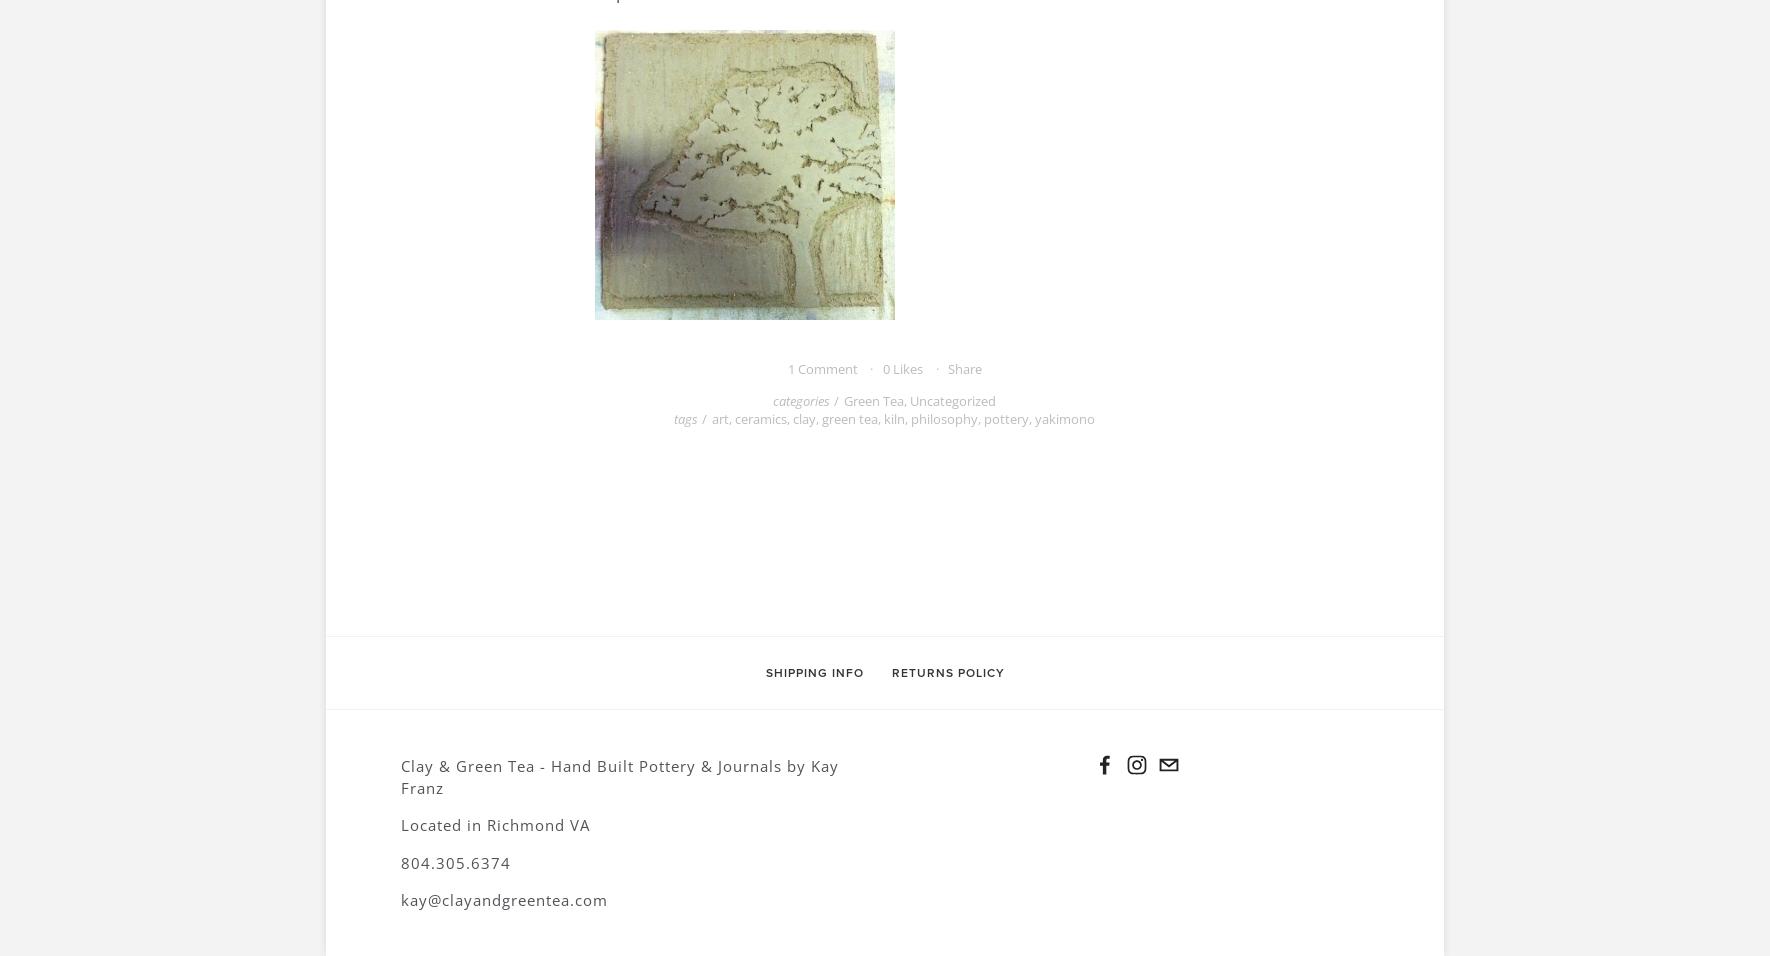 This screenshot has height=956, width=1770. What do you see at coordinates (804, 417) in the screenshot?
I see `'clay'` at bounding box center [804, 417].